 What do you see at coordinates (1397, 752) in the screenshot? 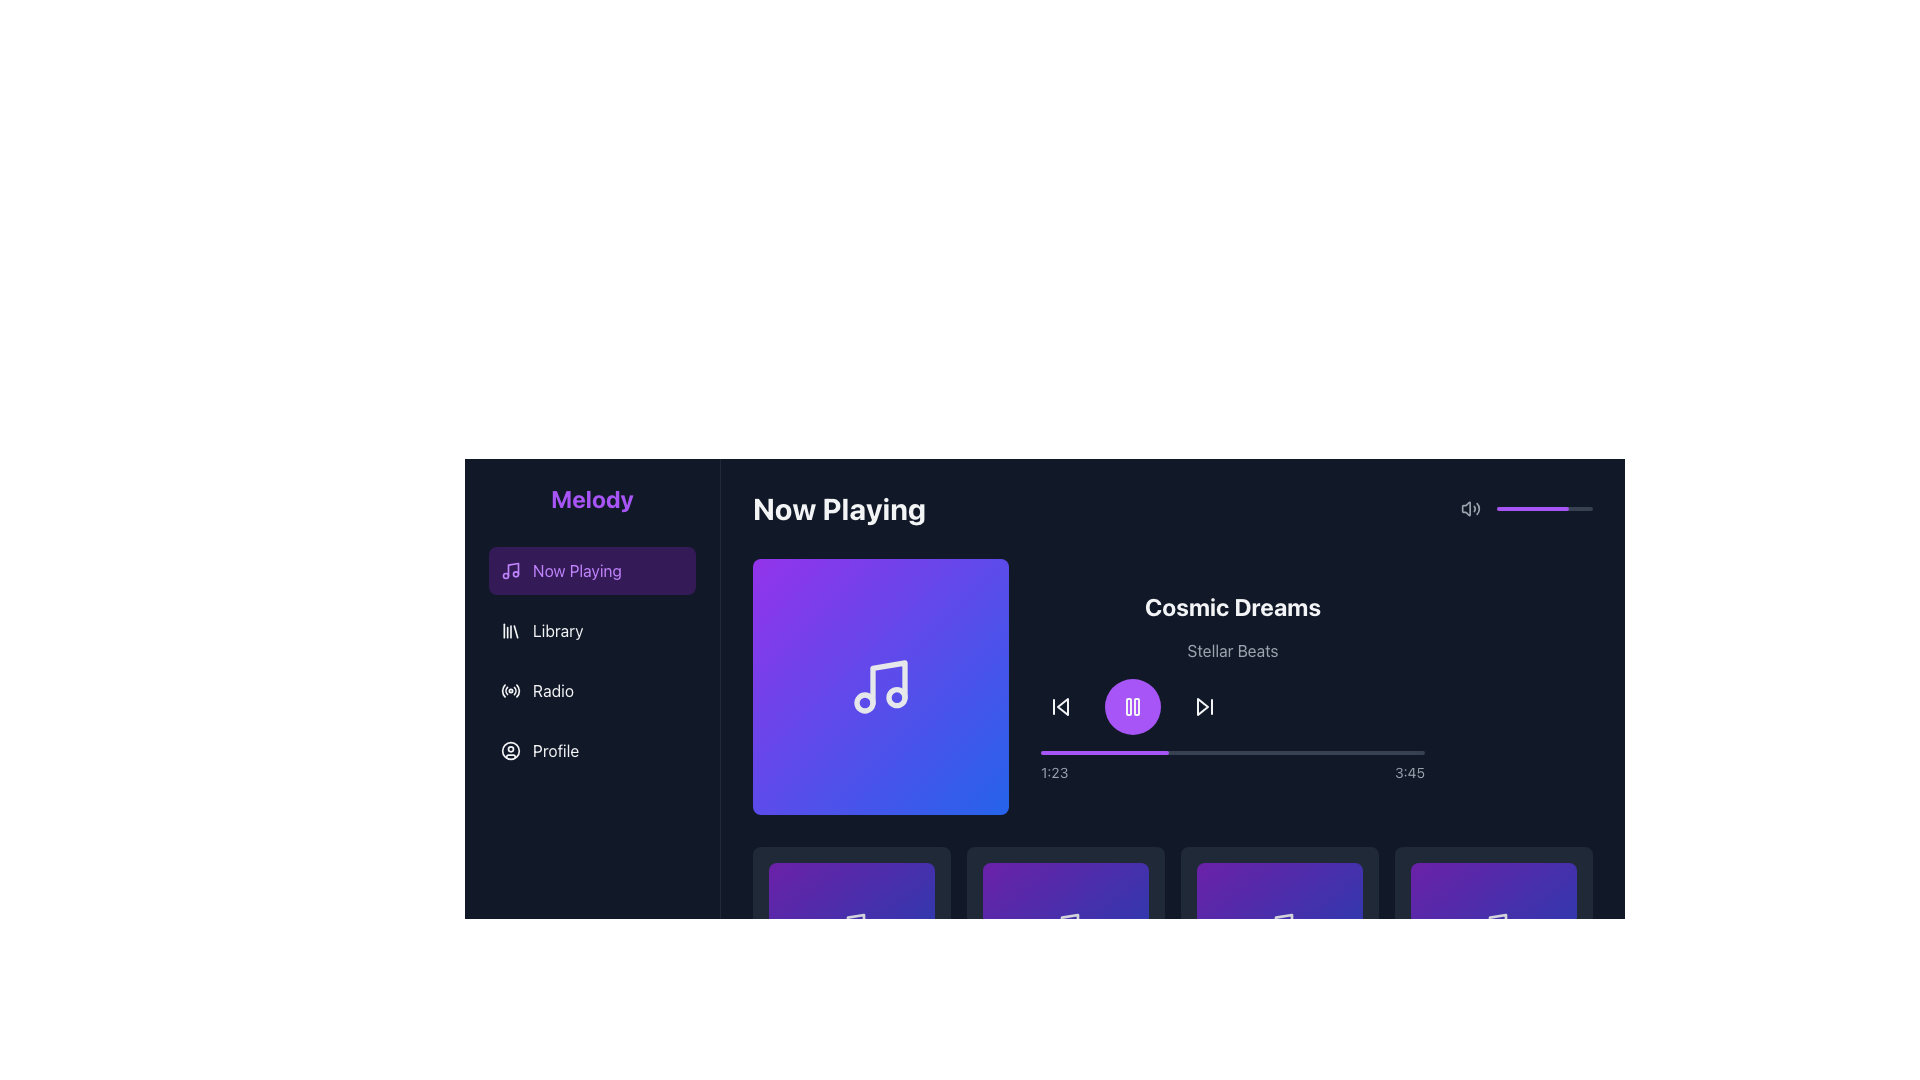
I see `the playback progress` at bounding box center [1397, 752].